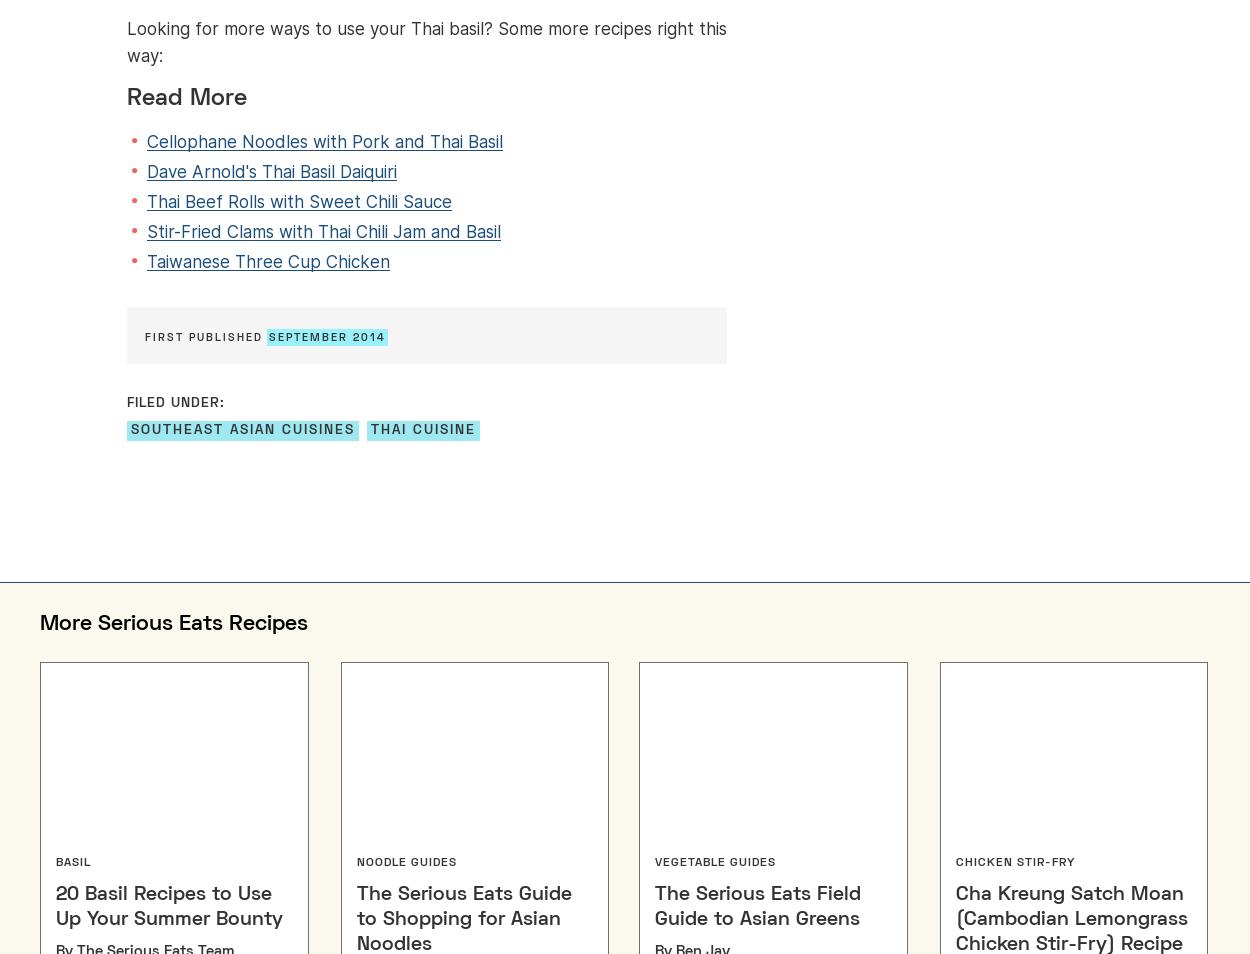 The width and height of the screenshot is (1250, 954). Describe the element at coordinates (127, 41) in the screenshot. I see `'Looking for more ways to use your Thai basil? Some more recipes right this way:'` at that location.